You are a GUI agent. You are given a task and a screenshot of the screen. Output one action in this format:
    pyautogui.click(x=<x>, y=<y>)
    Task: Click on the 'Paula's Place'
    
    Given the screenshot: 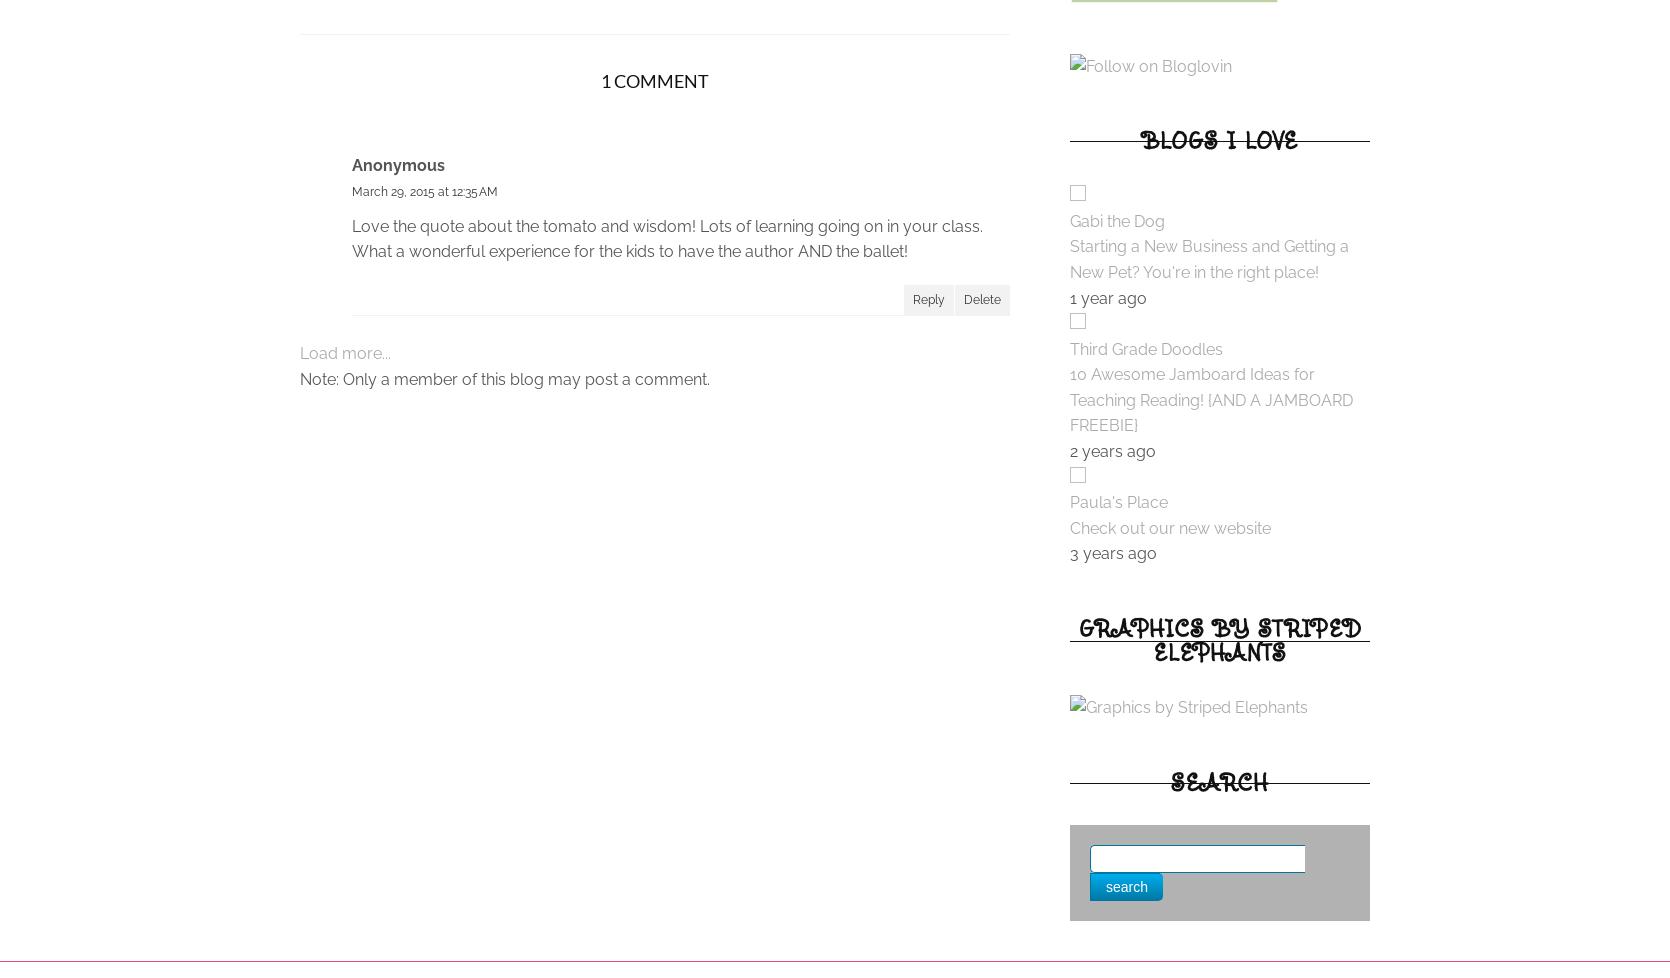 What is the action you would take?
    pyautogui.click(x=1069, y=502)
    